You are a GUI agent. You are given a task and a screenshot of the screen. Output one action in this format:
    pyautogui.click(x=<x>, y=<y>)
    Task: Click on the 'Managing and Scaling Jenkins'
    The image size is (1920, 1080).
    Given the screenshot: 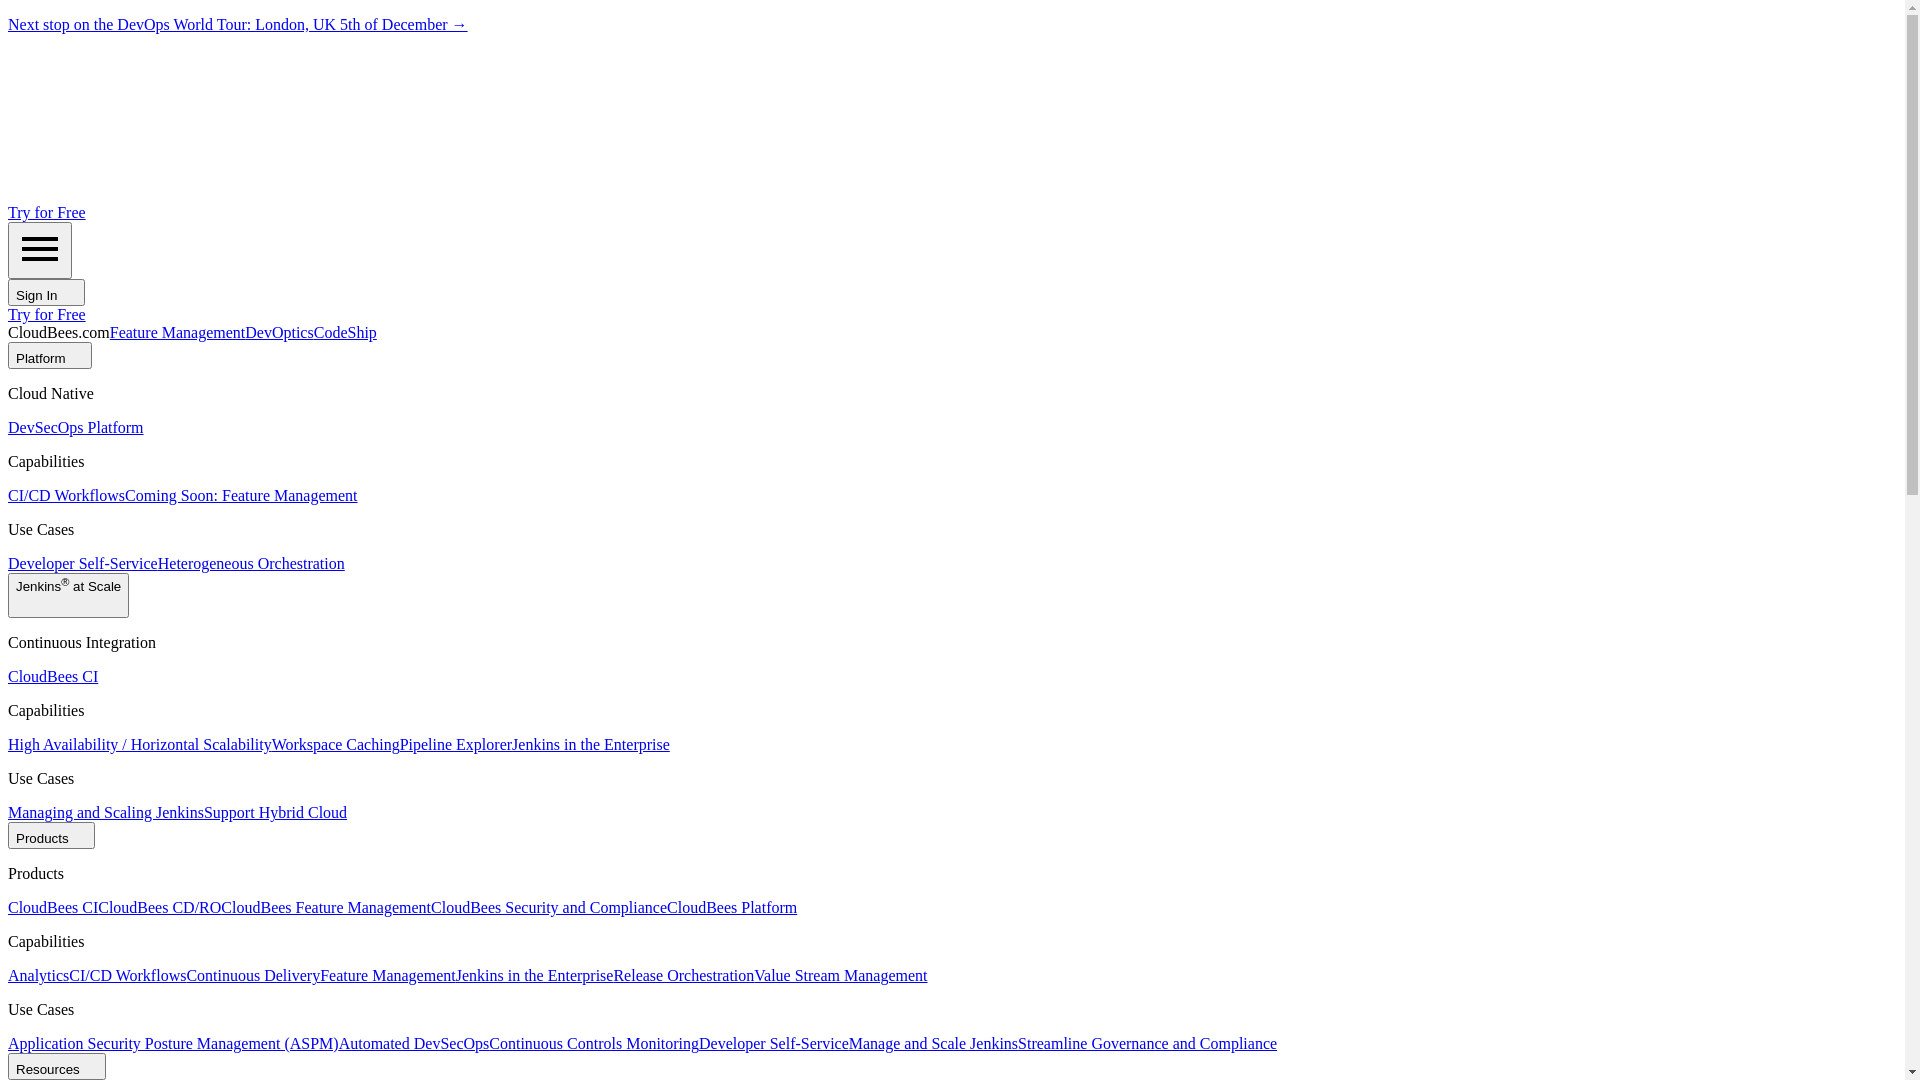 What is the action you would take?
    pyautogui.click(x=8, y=812)
    